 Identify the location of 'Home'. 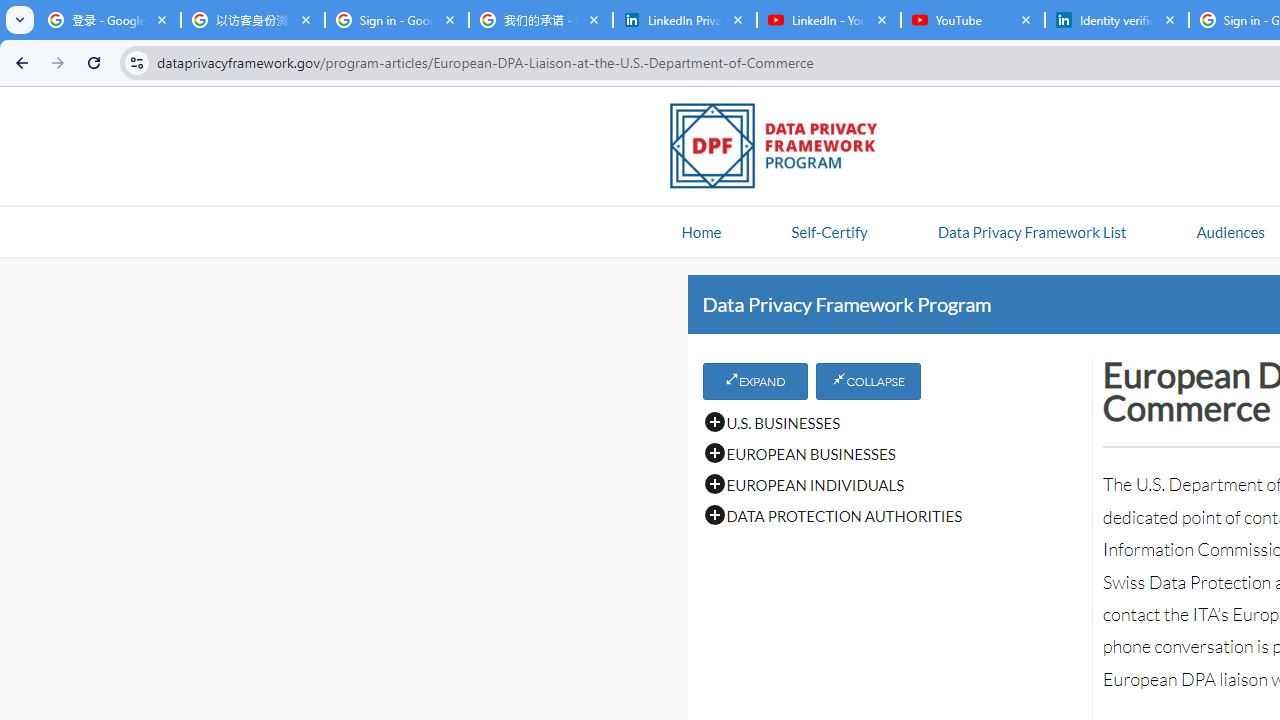
(701, 230).